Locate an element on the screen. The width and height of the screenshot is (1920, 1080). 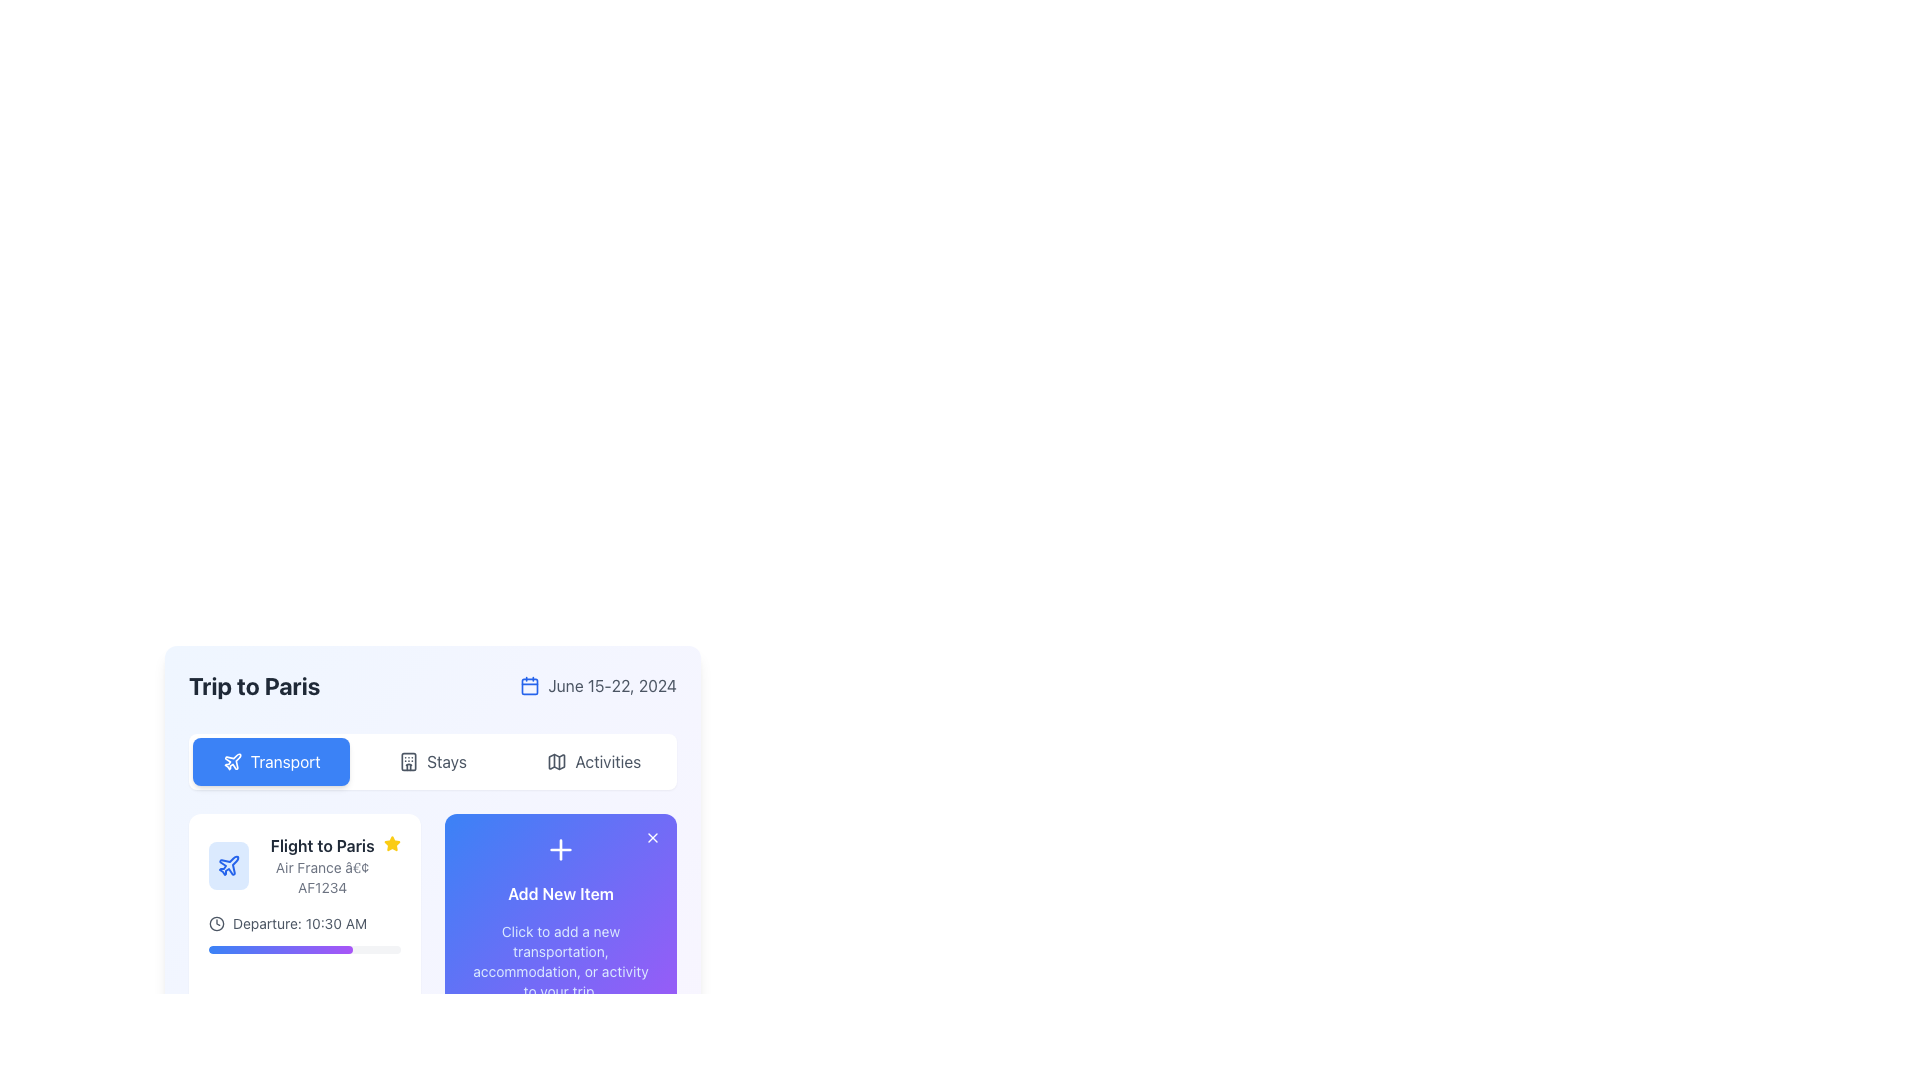
the text label displaying 'Air France â€¢ AF1234', which is styled in a smaller gray font and located beneath the 'Flight to Paris' title within the flight information card is located at coordinates (322, 877).